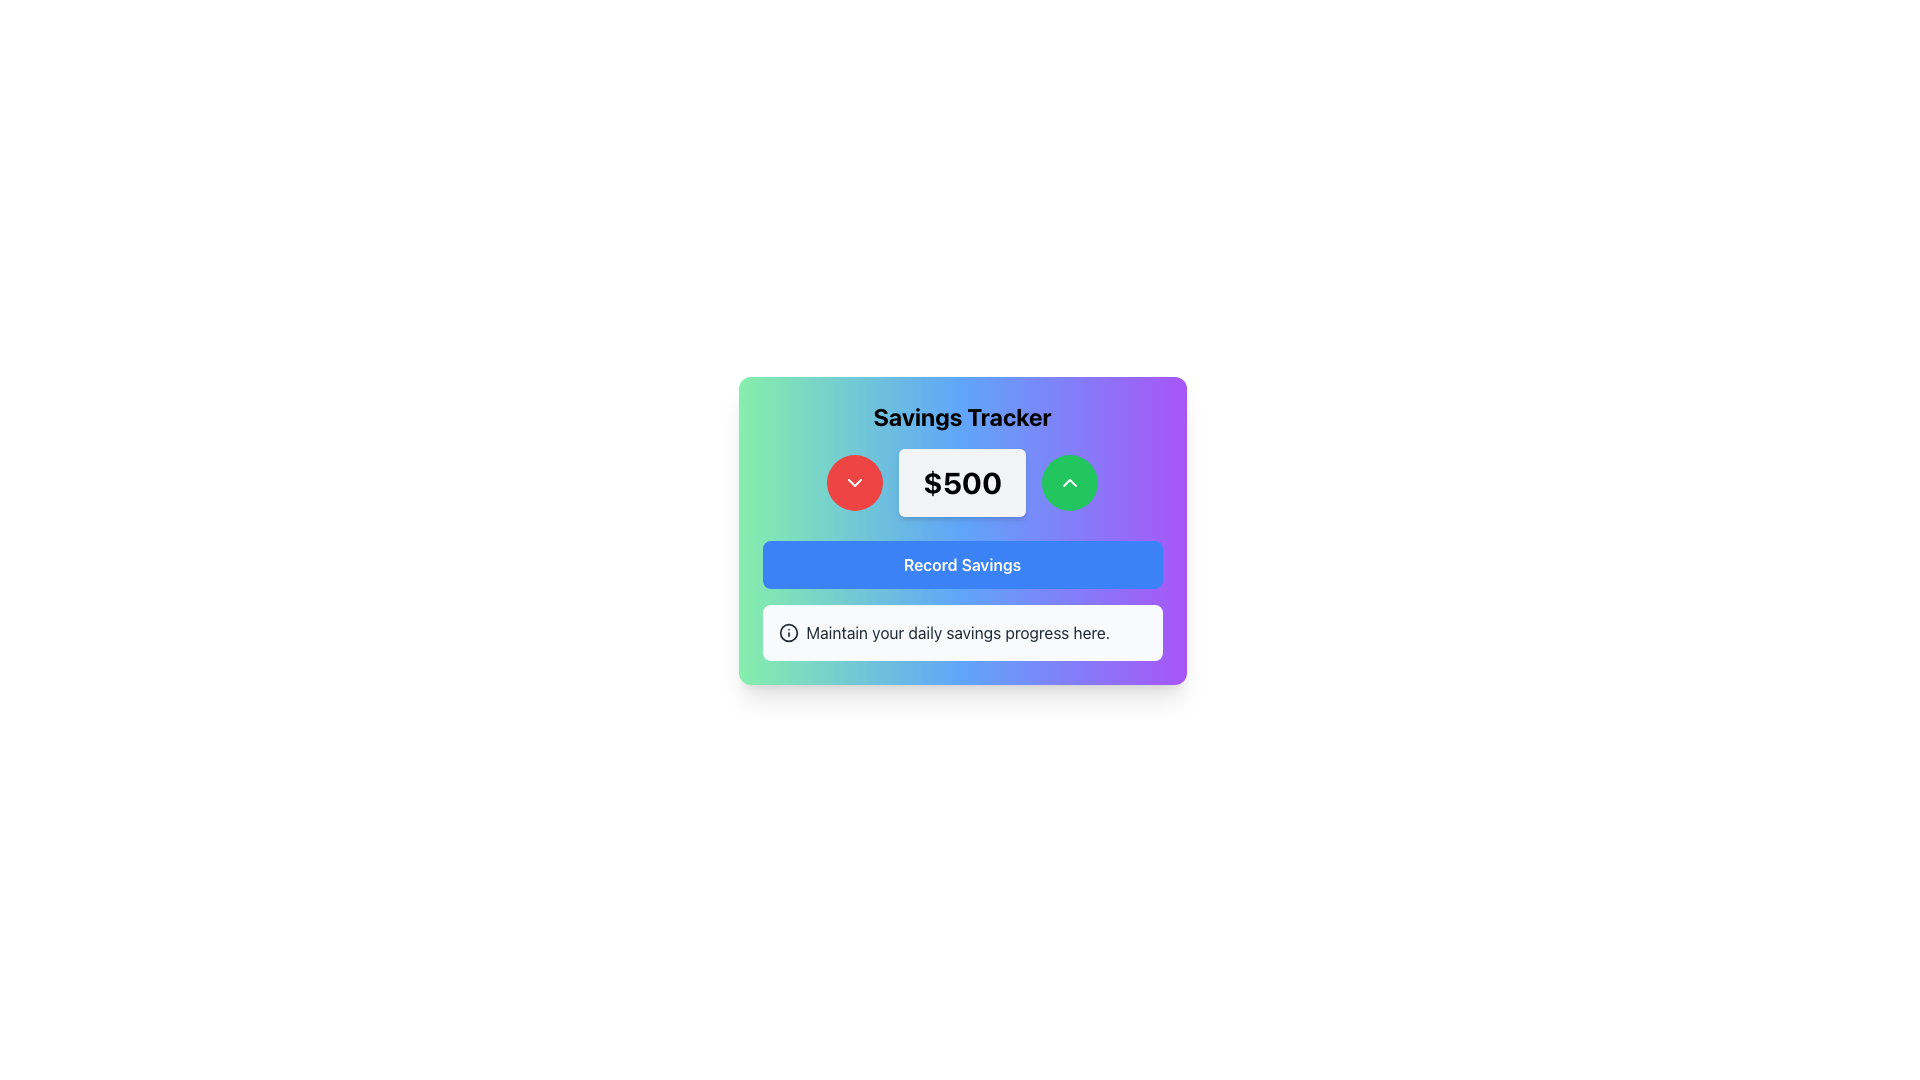  What do you see at coordinates (787, 632) in the screenshot?
I see `the SVG Circle element that serves as part of an icon conveying supplementary information related to the adjacent text instruction, located at the bottom of the 'Record Savings' blue button` at bounding box center [787, 632].